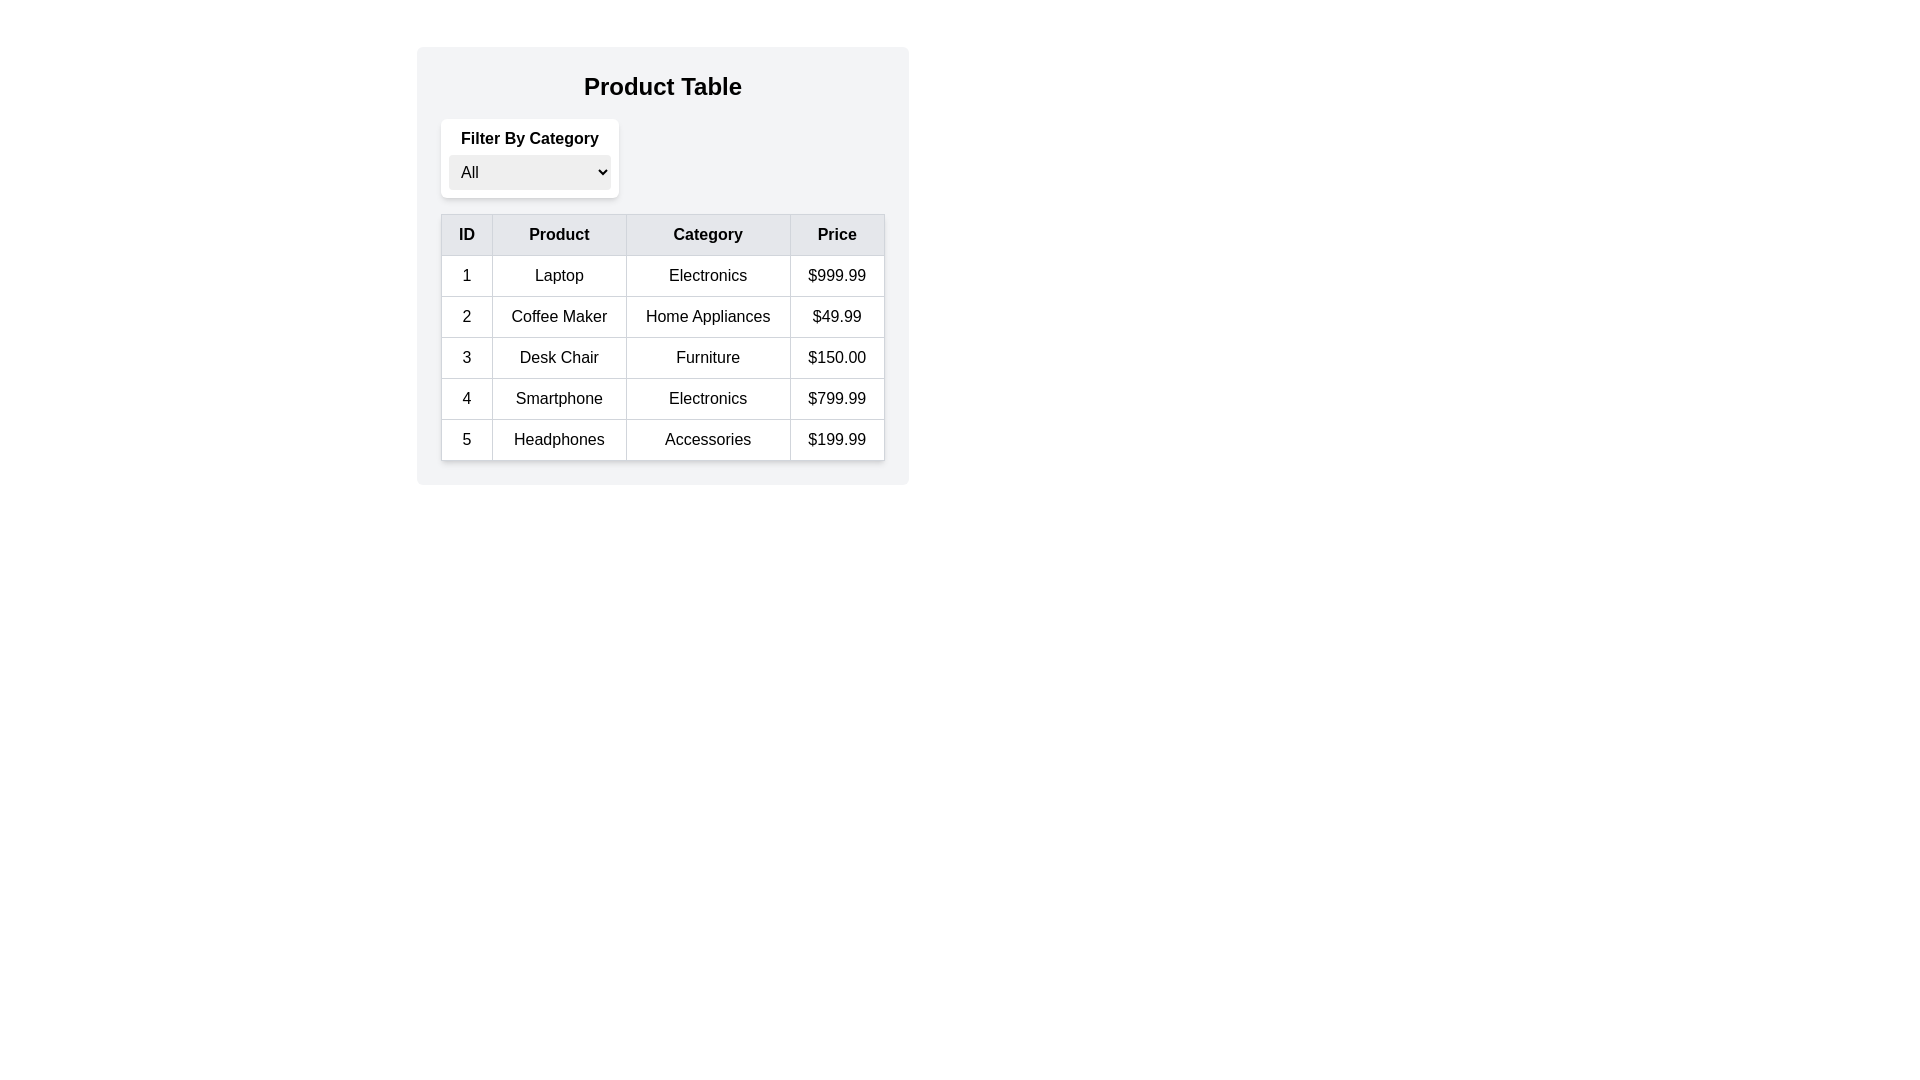  What do you see at coordinates (465, 276) in the screenshot?
I see `the table cell containing the digit '1', which is located in the first row and first column under the 'ID' header` at bounding box center [465, 276].